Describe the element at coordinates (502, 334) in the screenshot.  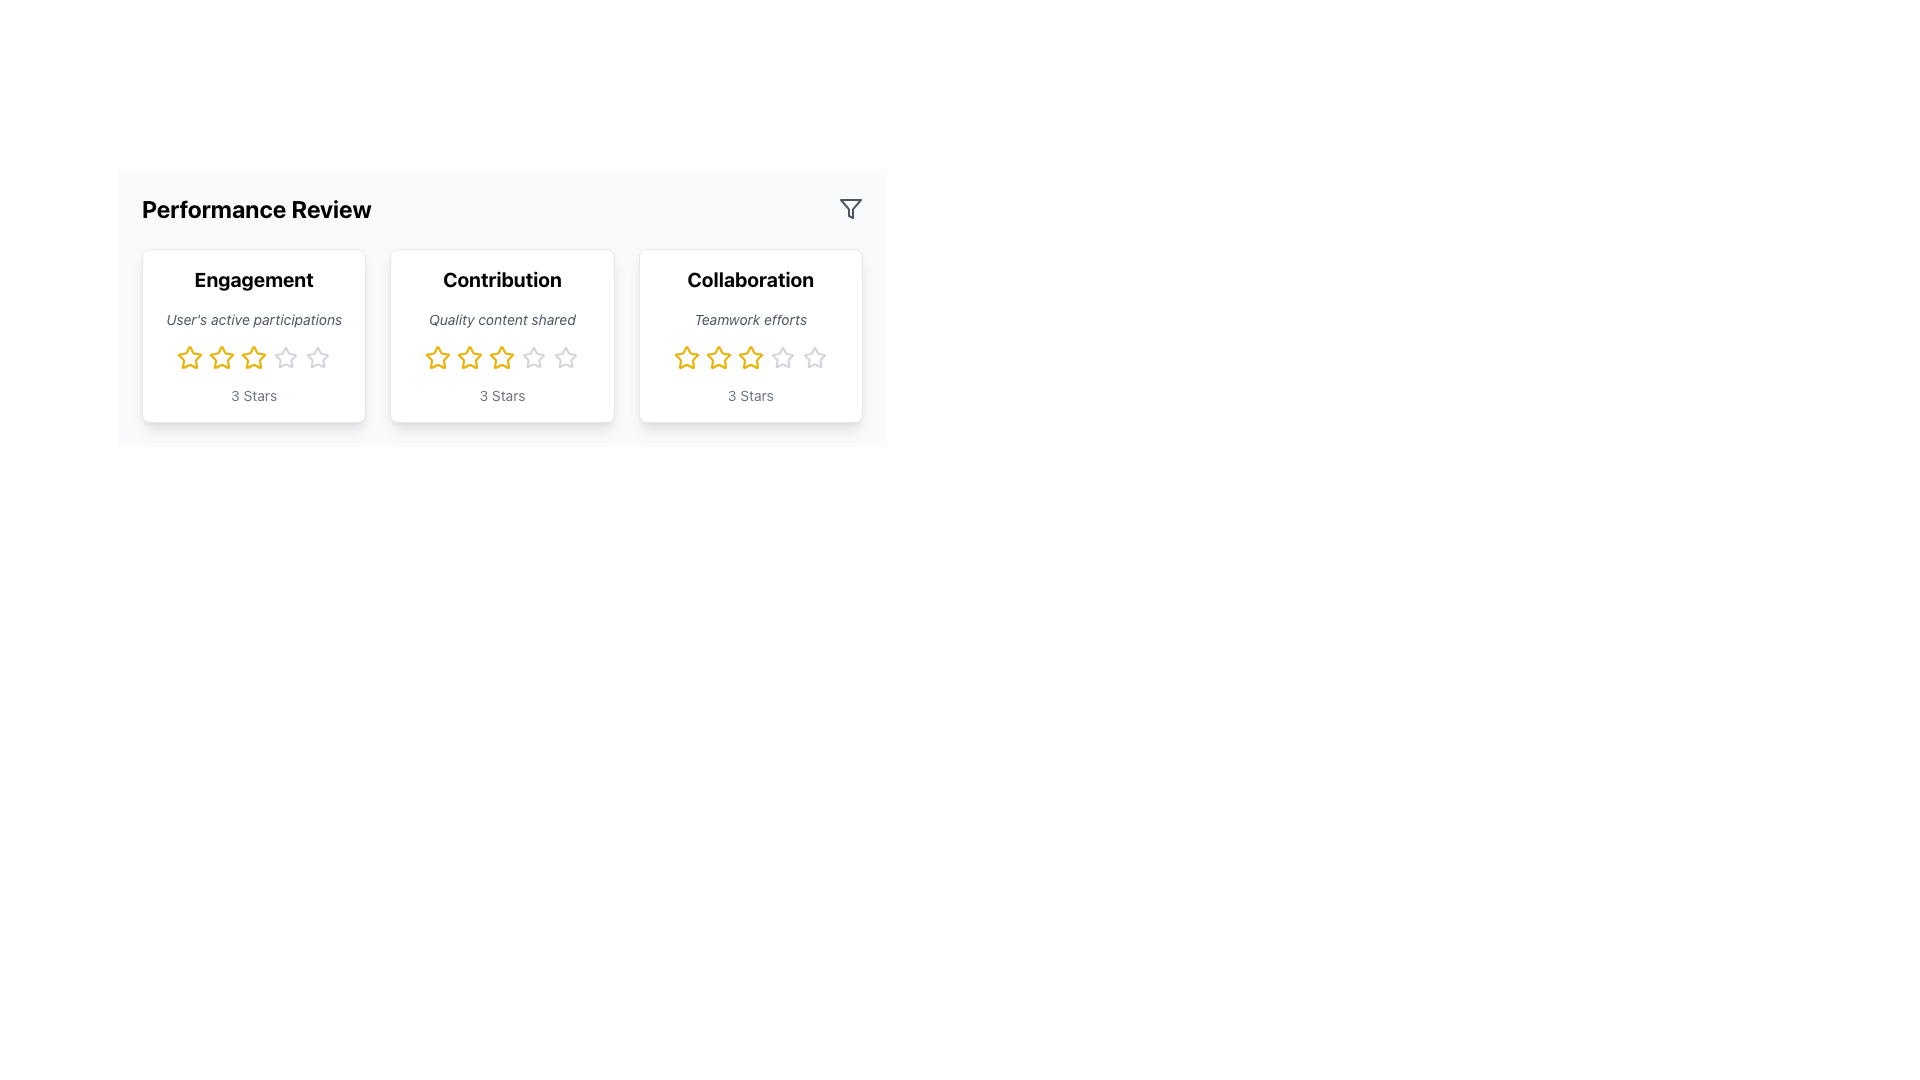
I see `the rating on the Contribution panel, which is the second section under the Performance Review heading, displaying an average 3-star rating` at that location.